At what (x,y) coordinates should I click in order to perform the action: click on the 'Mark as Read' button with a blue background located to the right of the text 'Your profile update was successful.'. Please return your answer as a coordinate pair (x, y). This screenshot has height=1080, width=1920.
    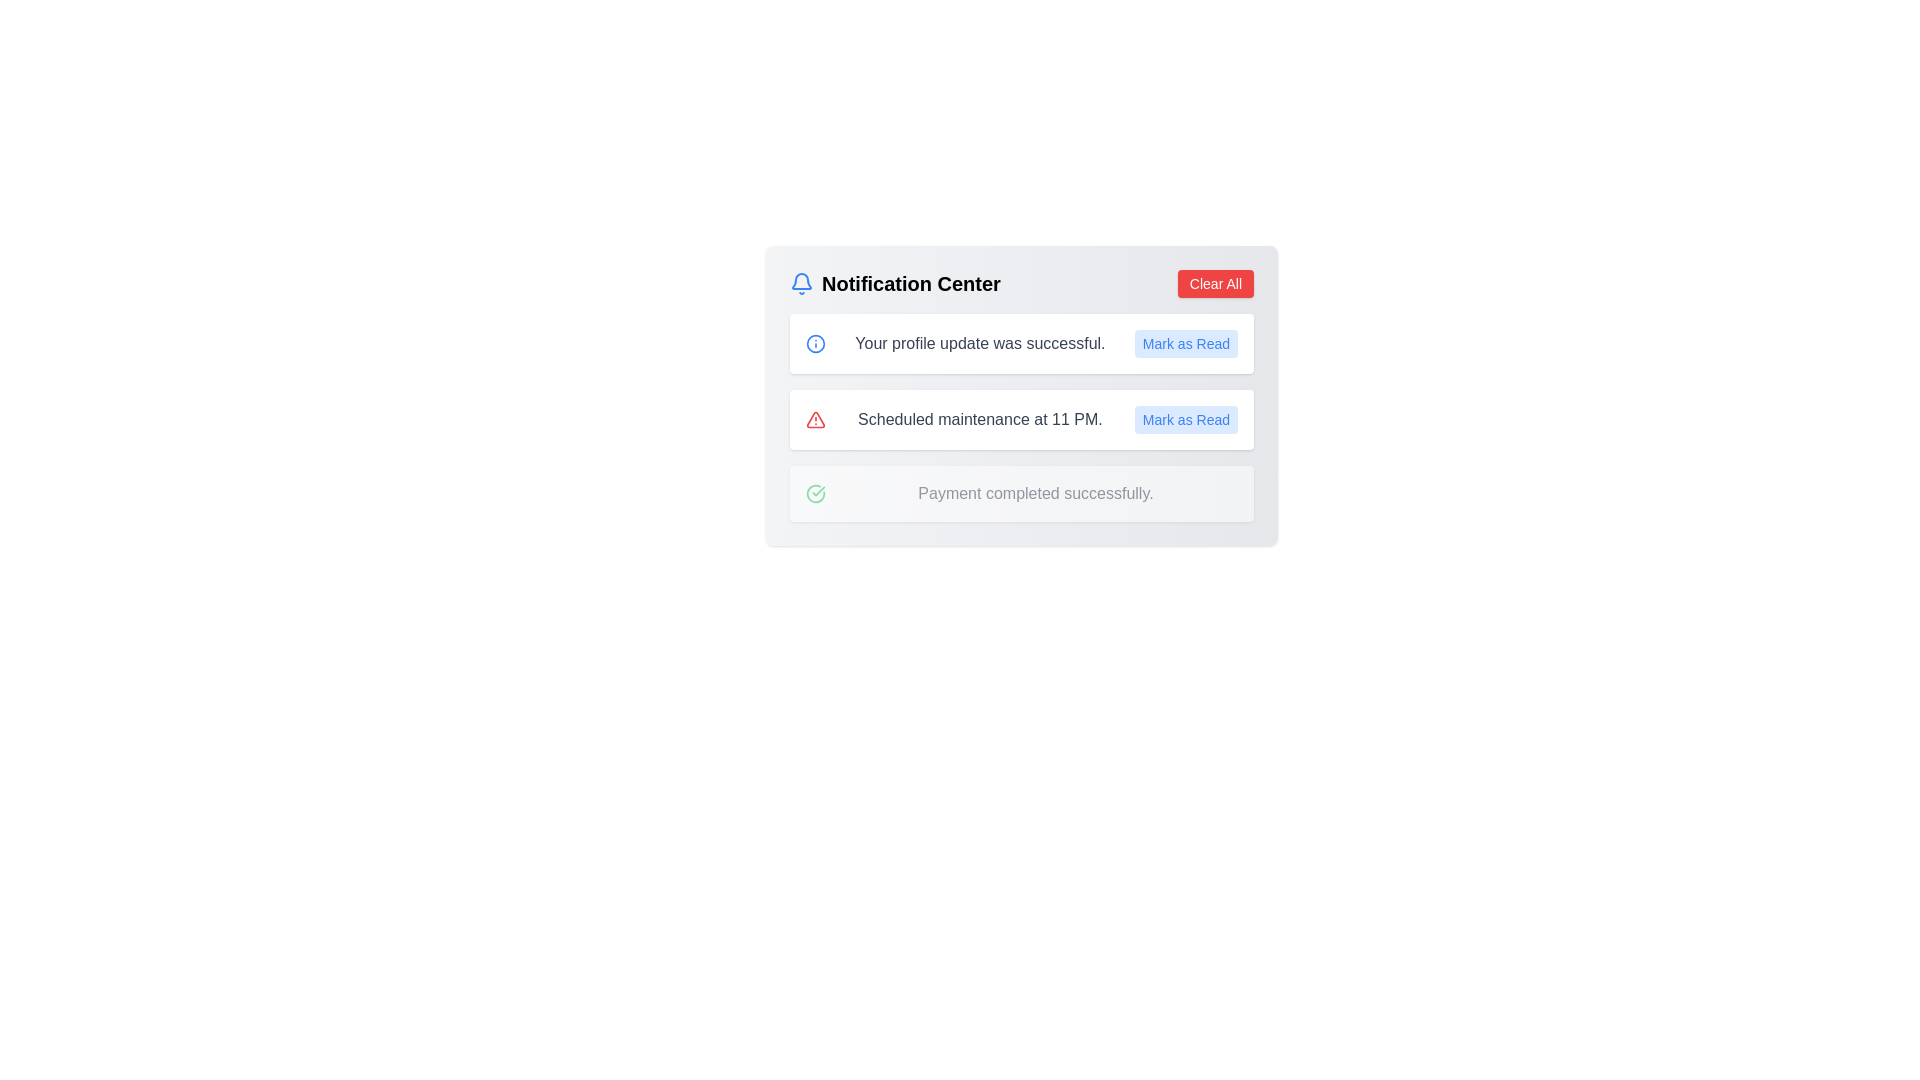
    Looking at the image, I should click on (1186, 342).